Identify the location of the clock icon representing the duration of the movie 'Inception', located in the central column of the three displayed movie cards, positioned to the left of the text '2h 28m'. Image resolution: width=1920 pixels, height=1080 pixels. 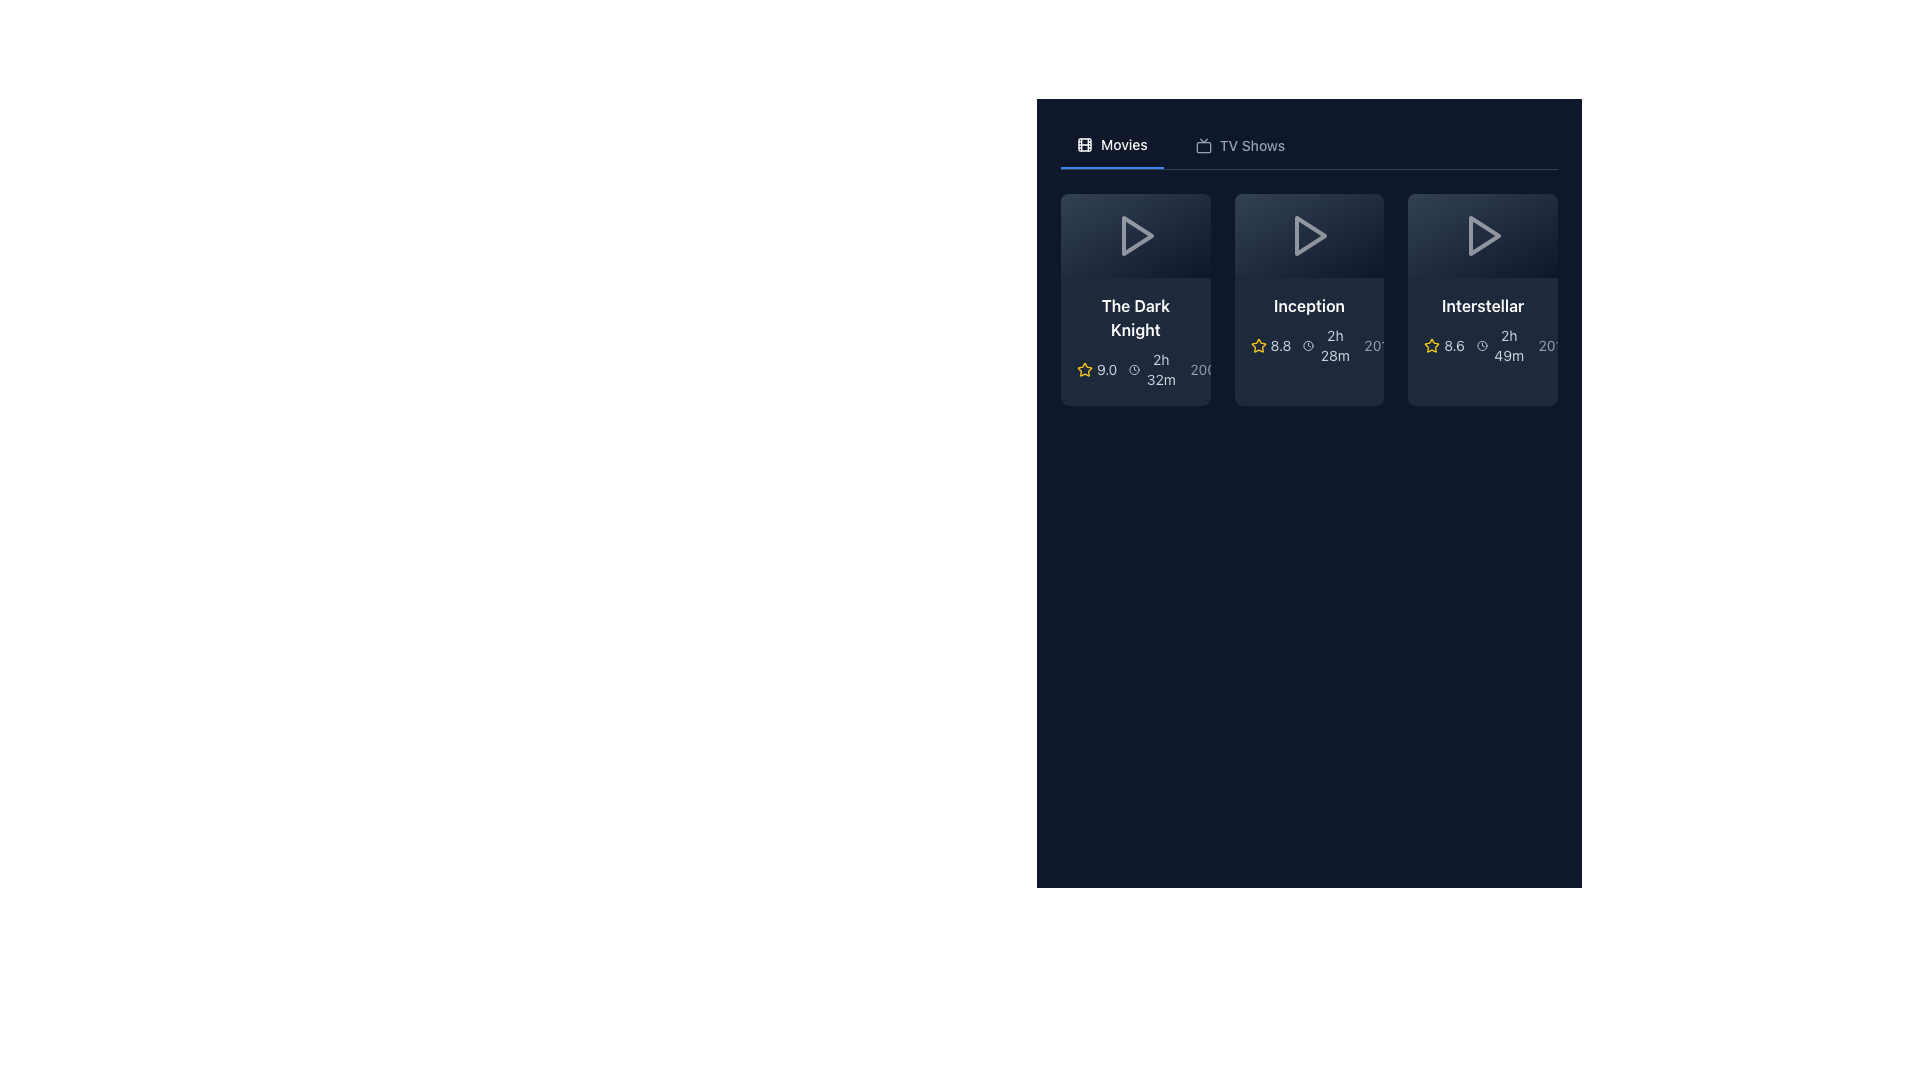
(1308, 345).